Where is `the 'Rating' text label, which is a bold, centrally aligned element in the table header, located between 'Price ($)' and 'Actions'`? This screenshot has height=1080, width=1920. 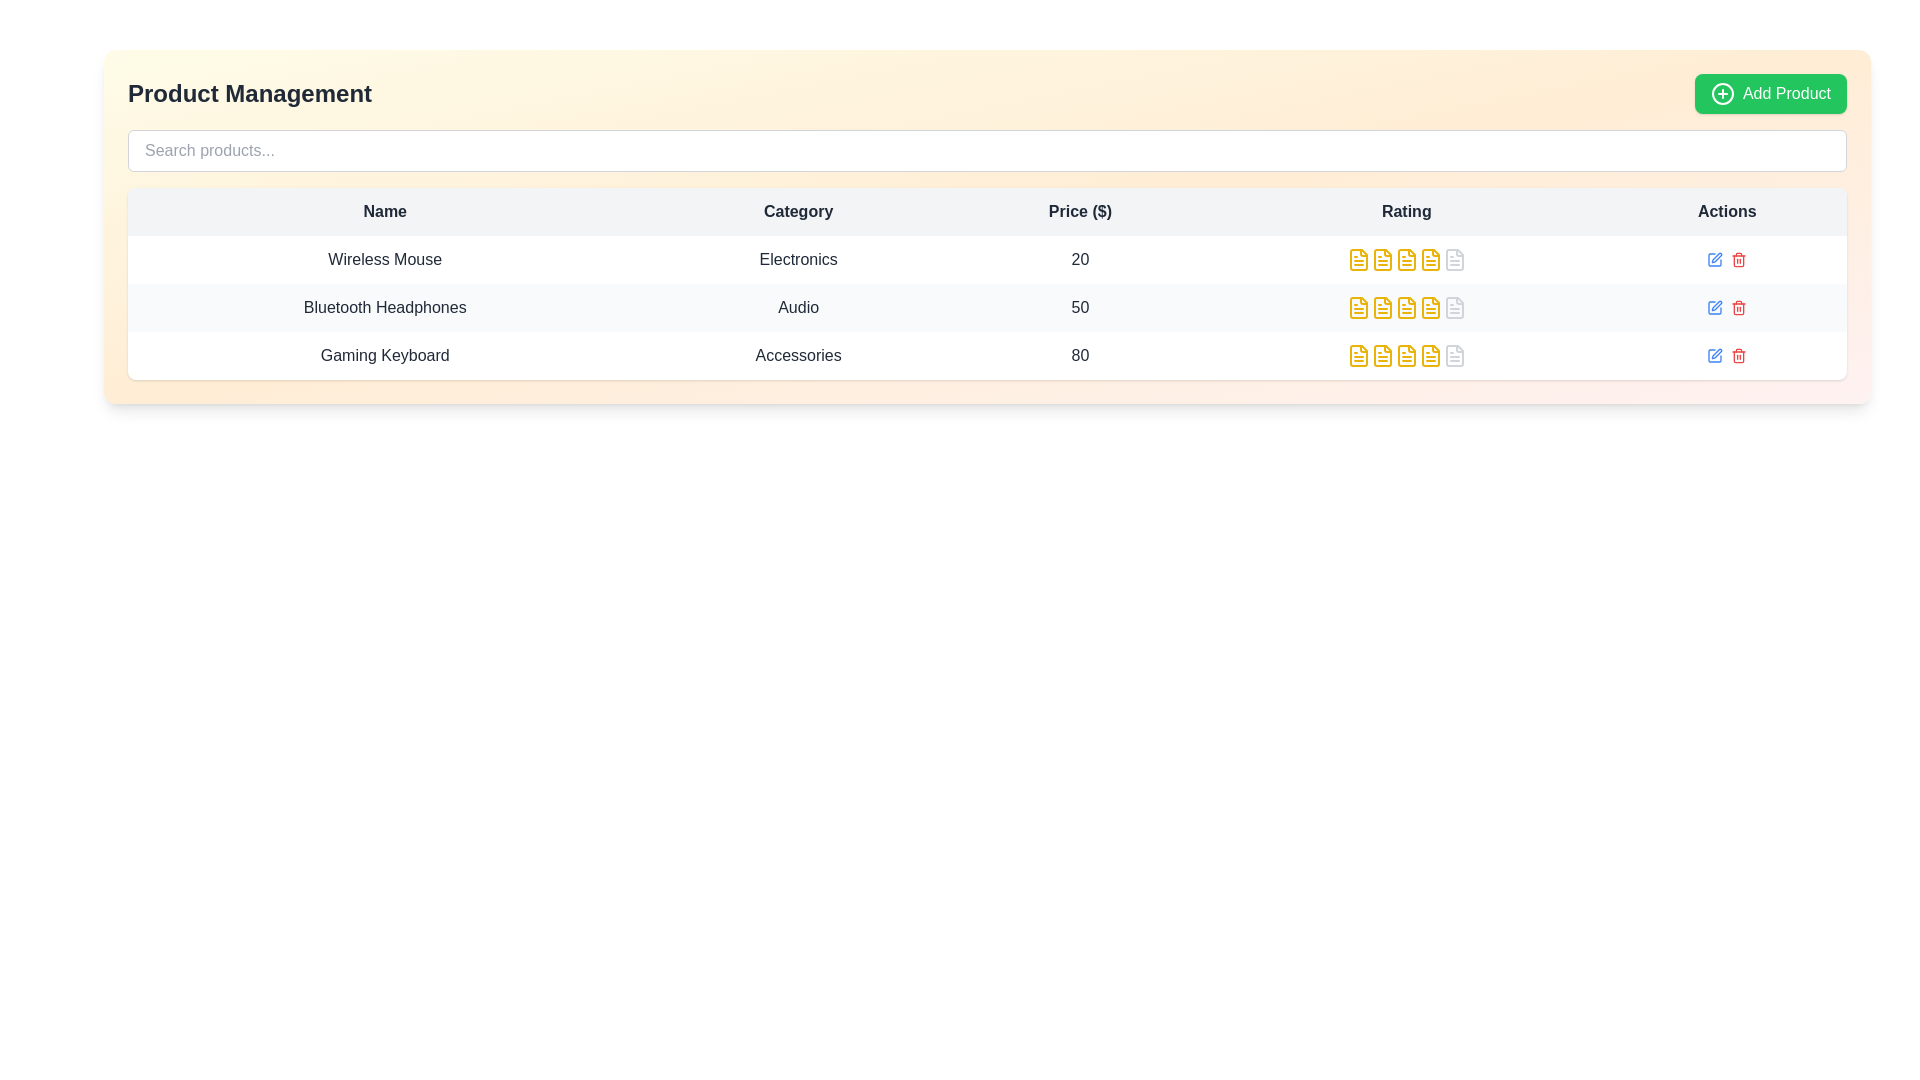
the 'Rating' text label, which is a bold, centrally aligned element in the table header, located between 'Price ($)' and 'Actions' is located at coordinates (1405, 212).